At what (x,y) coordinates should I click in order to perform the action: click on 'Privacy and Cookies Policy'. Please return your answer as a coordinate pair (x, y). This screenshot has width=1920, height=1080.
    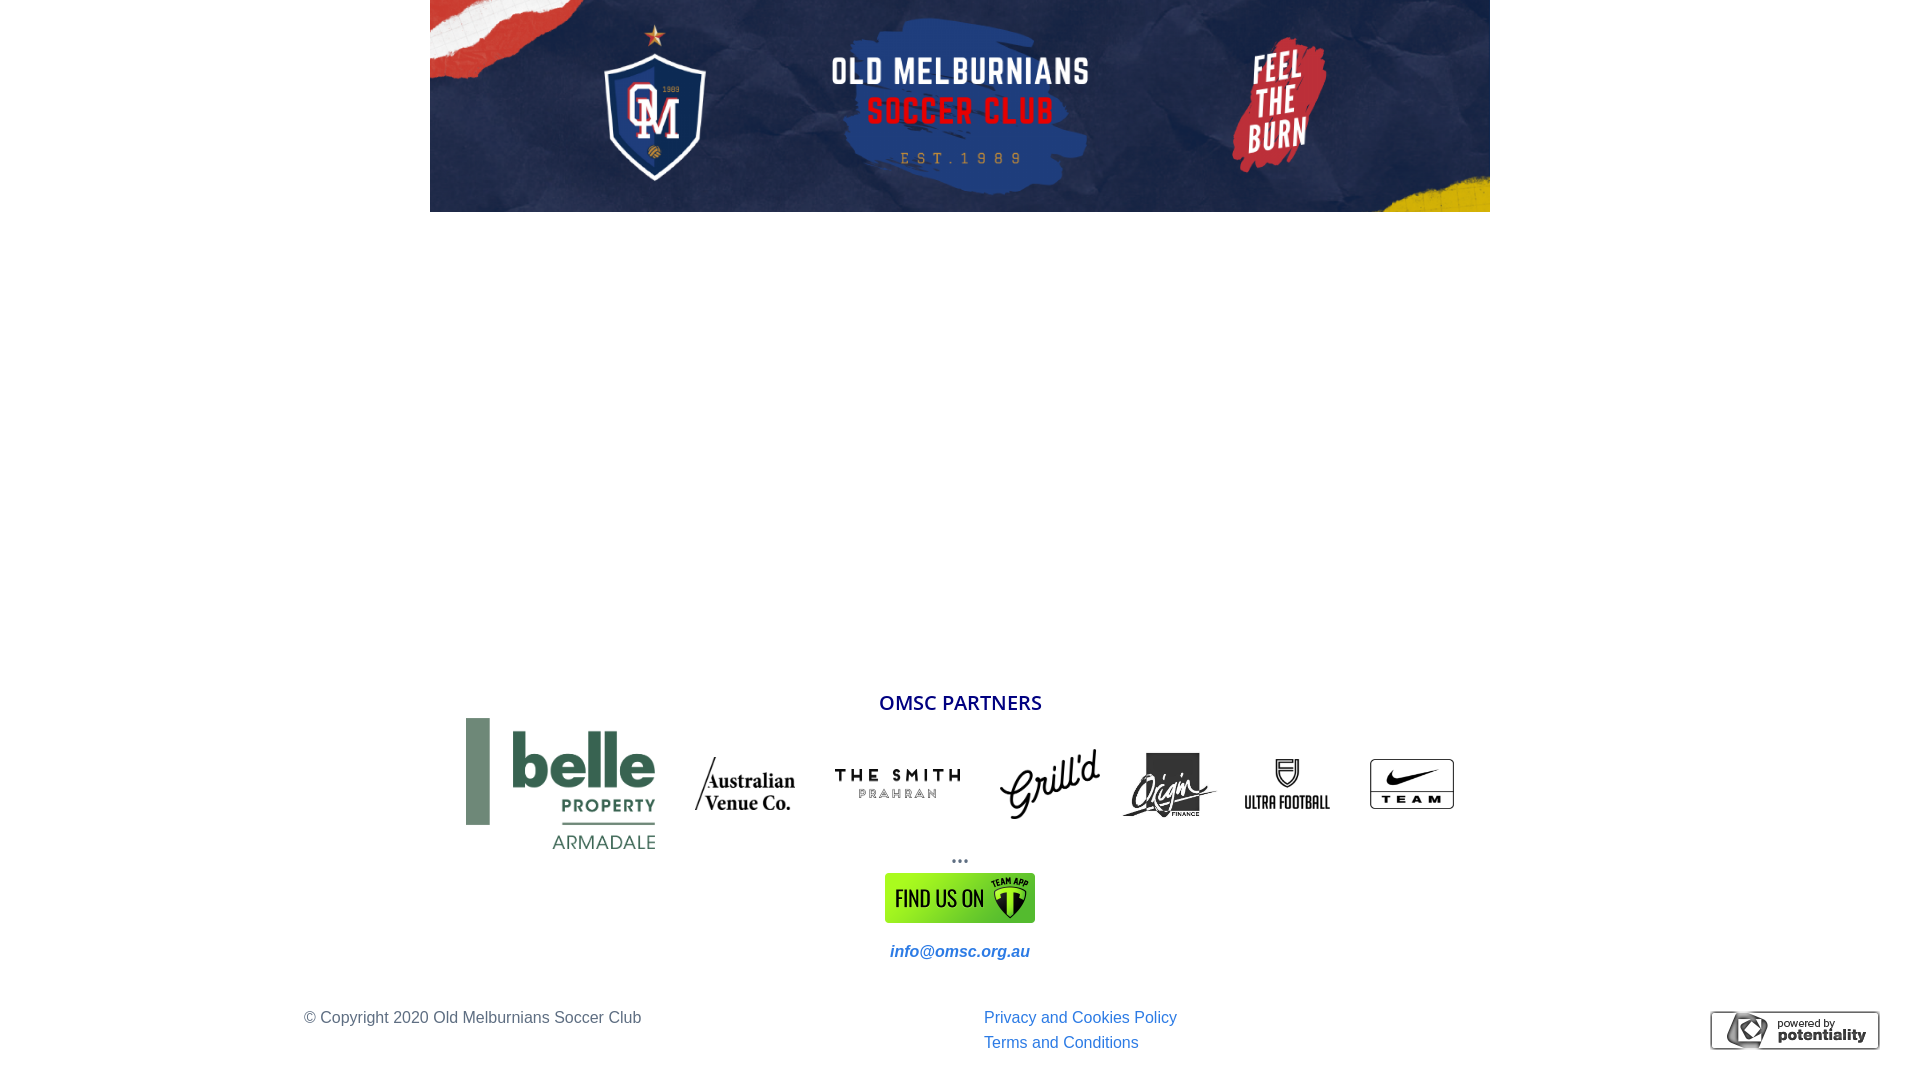
    Looking at the image, I should click on (1079, 1017).